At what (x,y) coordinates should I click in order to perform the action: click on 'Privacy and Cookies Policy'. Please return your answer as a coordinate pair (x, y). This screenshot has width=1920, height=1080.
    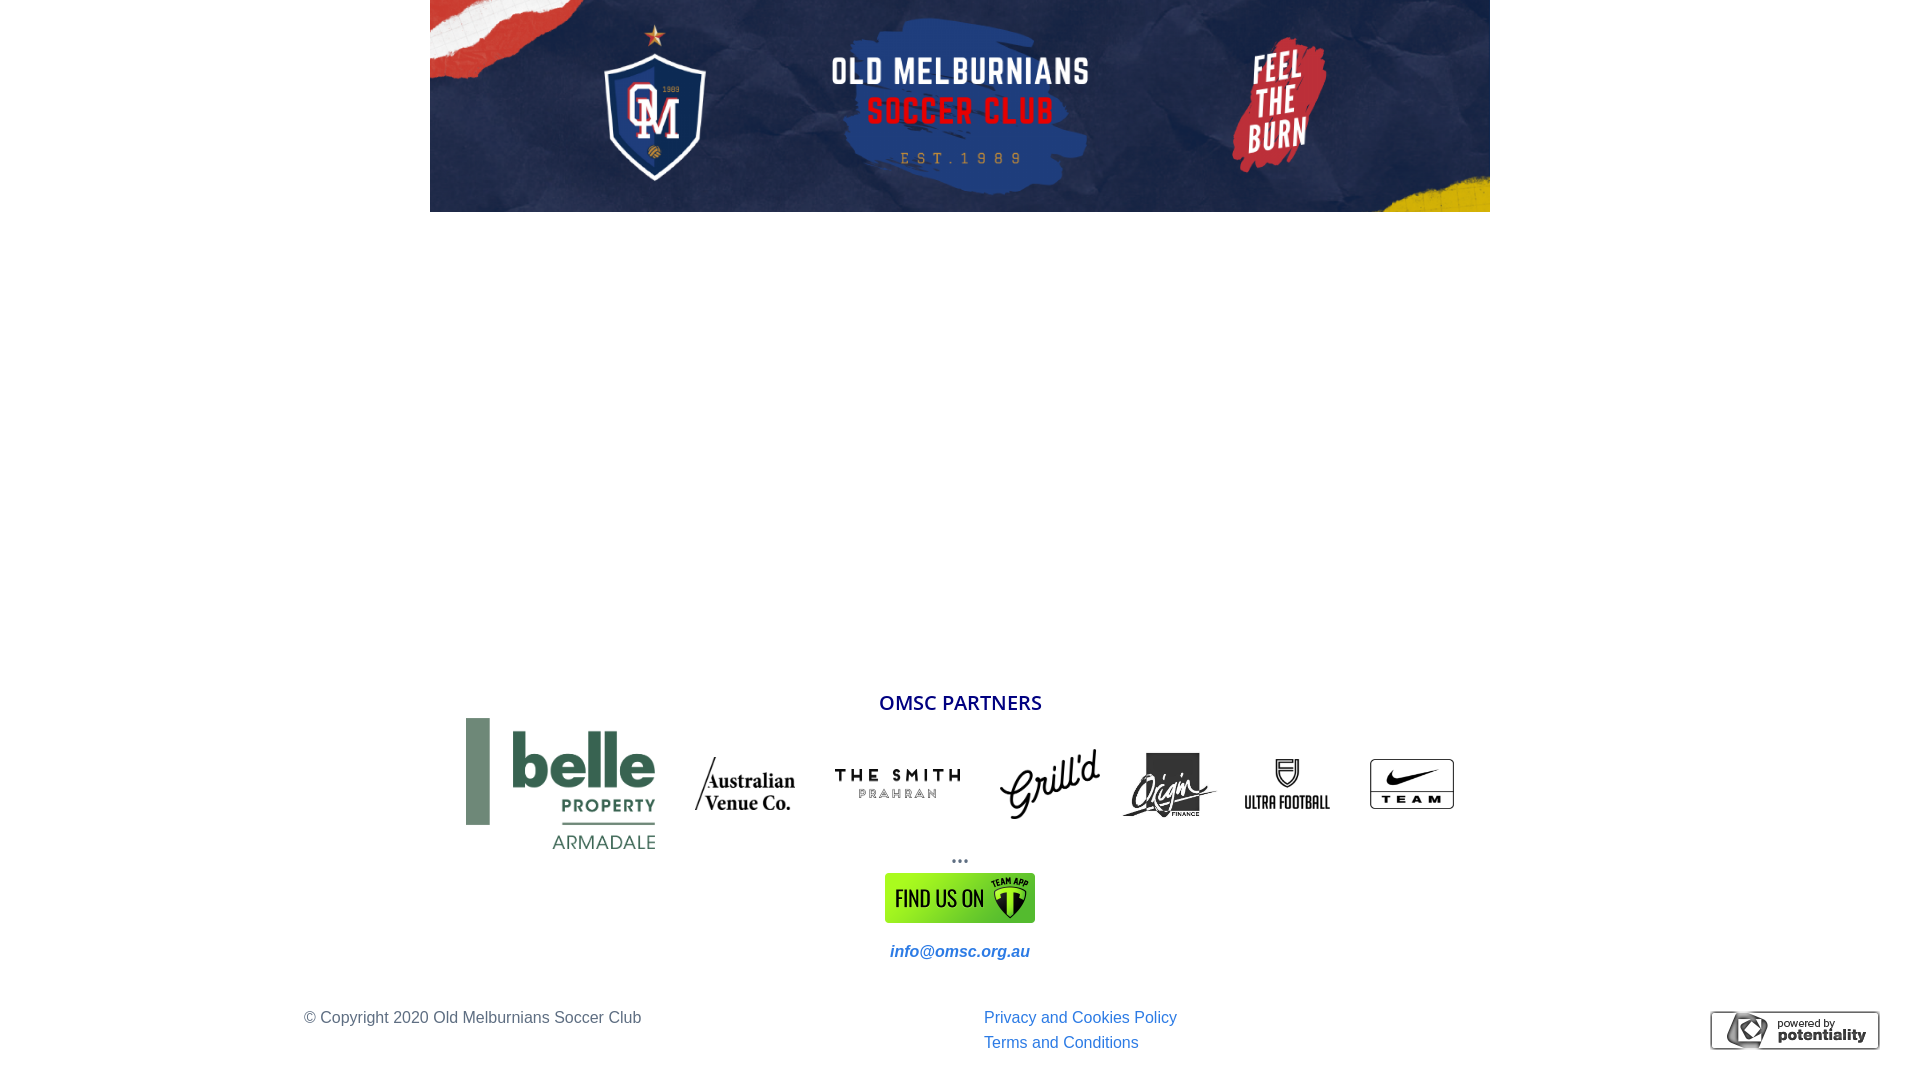
    Looking at the image, I should click on (1079, 1017).